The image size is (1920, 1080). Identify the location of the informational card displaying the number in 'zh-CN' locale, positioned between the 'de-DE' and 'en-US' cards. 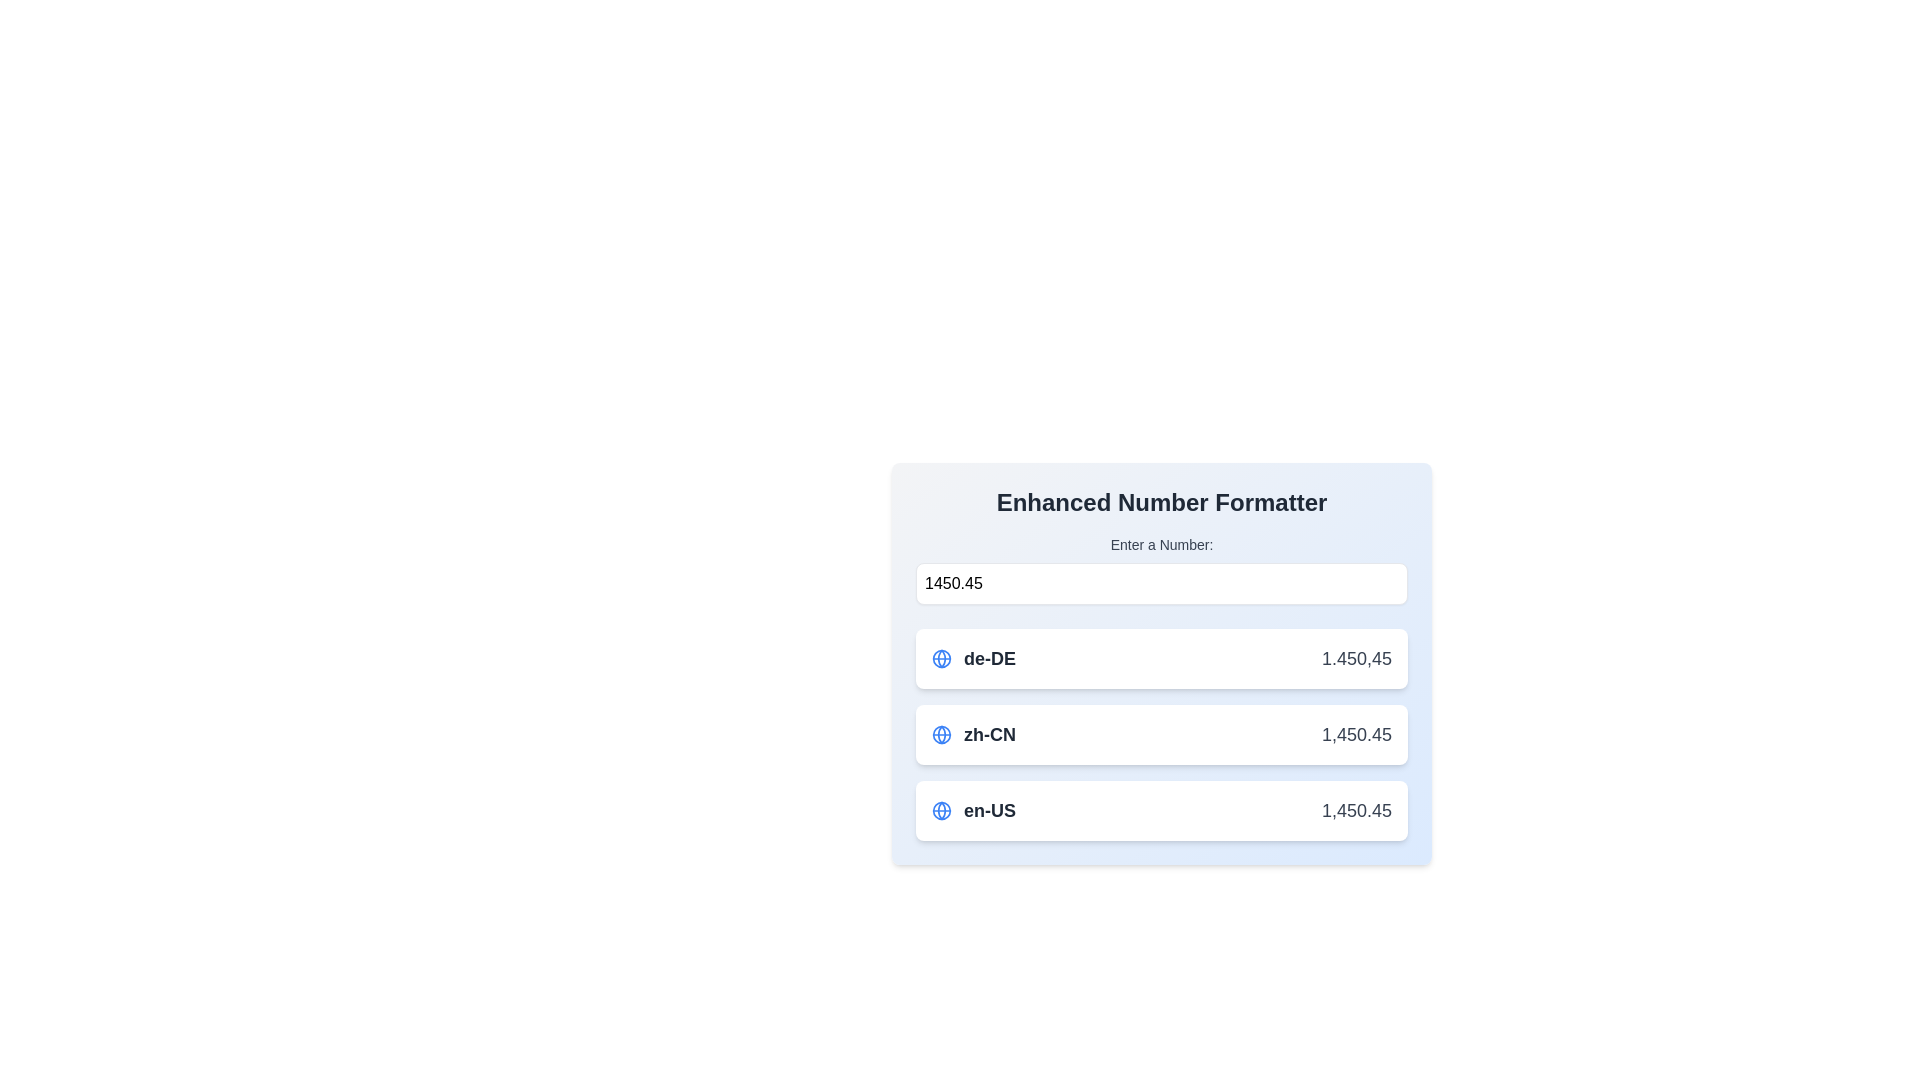
(1161, 735).